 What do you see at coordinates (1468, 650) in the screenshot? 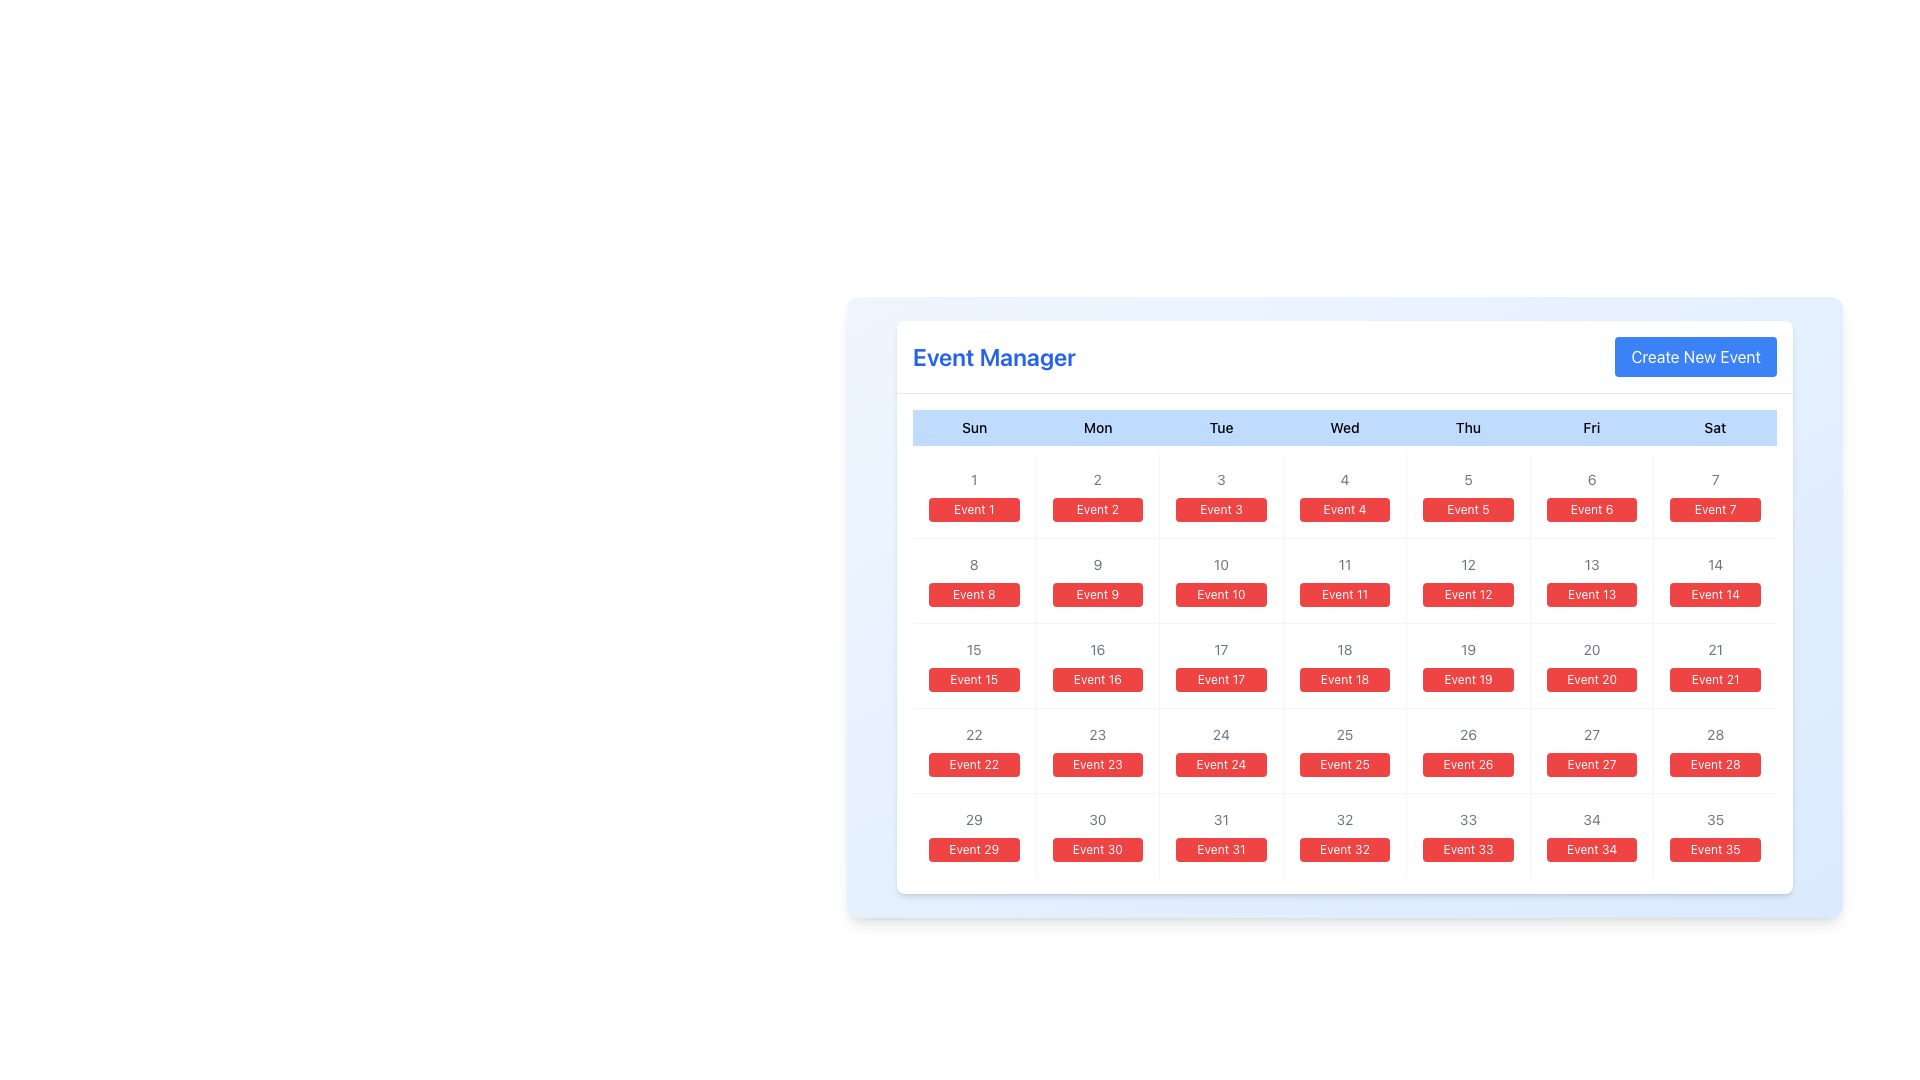
I see `the text label displaying the number '19' located in the fifth column and third row of the calendar grid, above the red button labeled 'Event 19'` at bounding box center [1468, 650].